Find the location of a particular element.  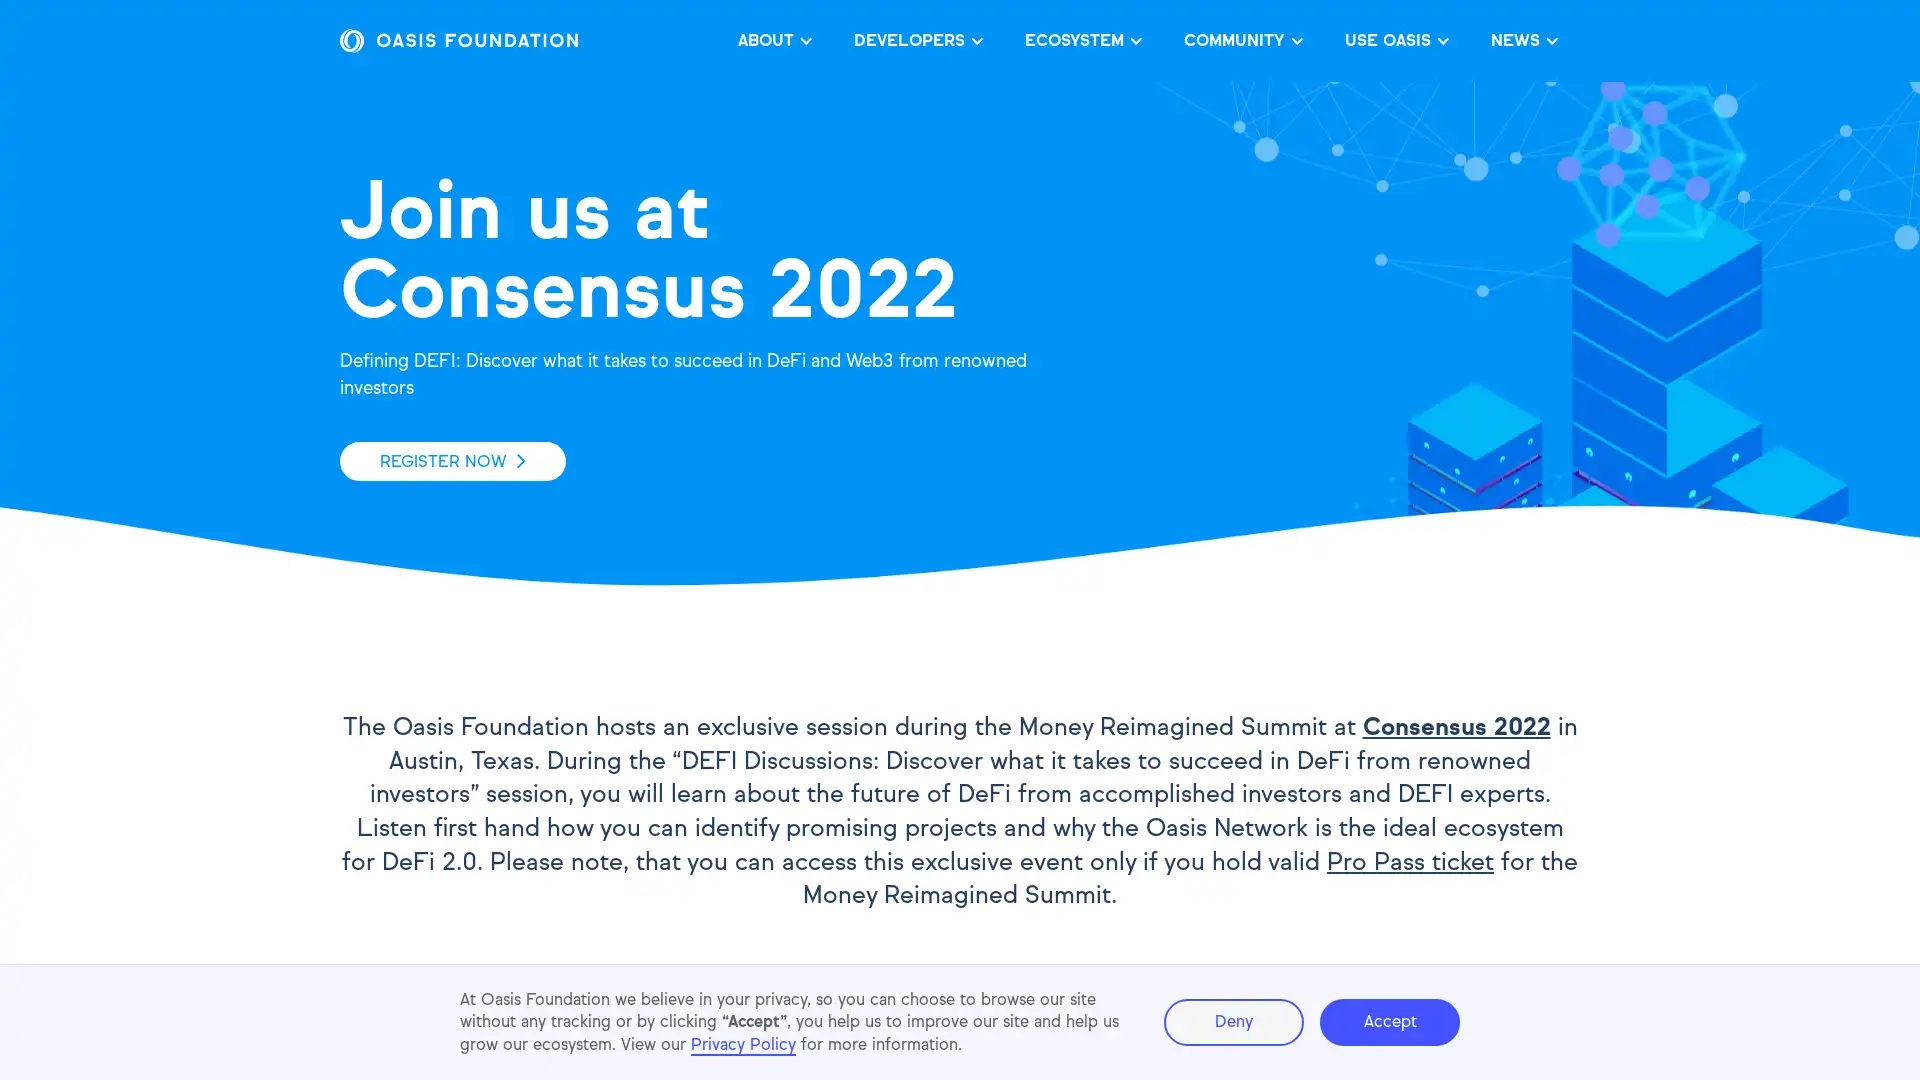

Accept is located at coordinates (1389, 1022).